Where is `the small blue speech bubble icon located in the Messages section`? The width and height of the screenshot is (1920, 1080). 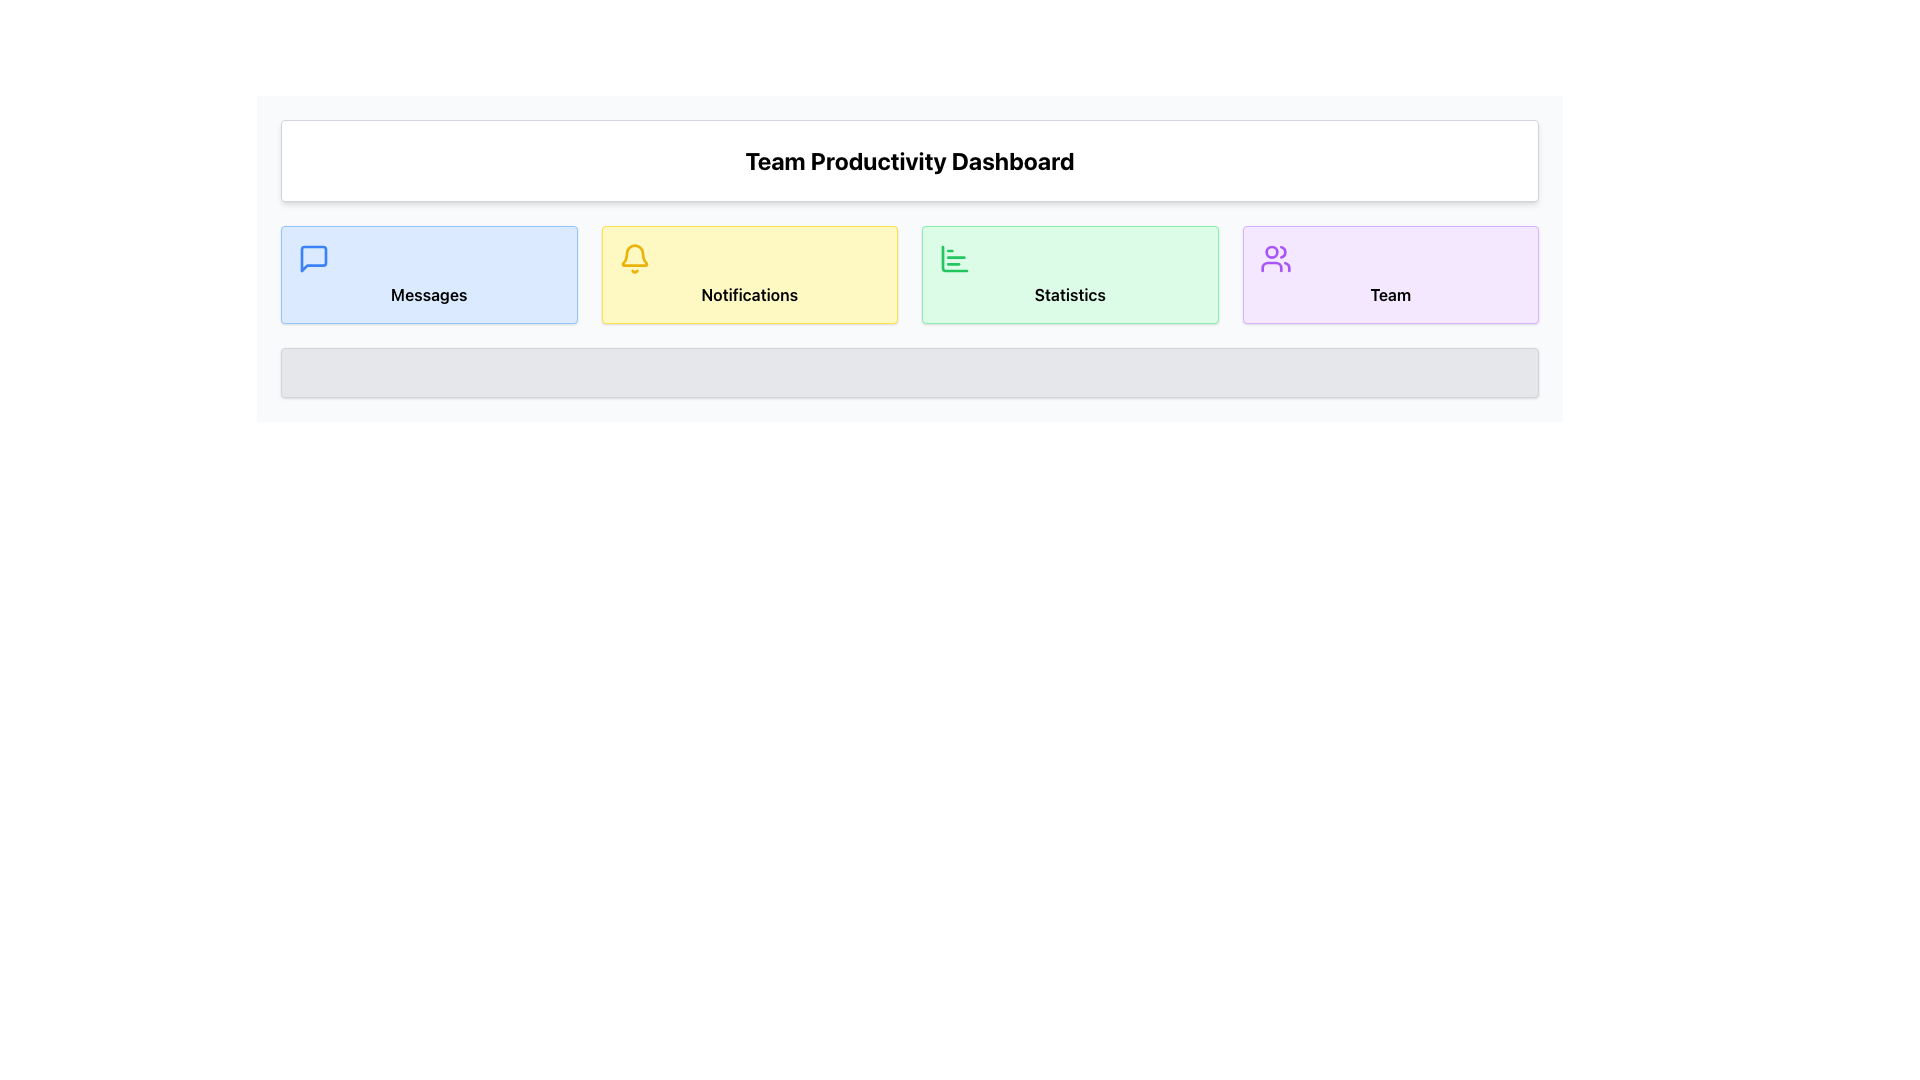
the small blue speech bubble icon located in the Messages section is located at coordinates (312, 257).